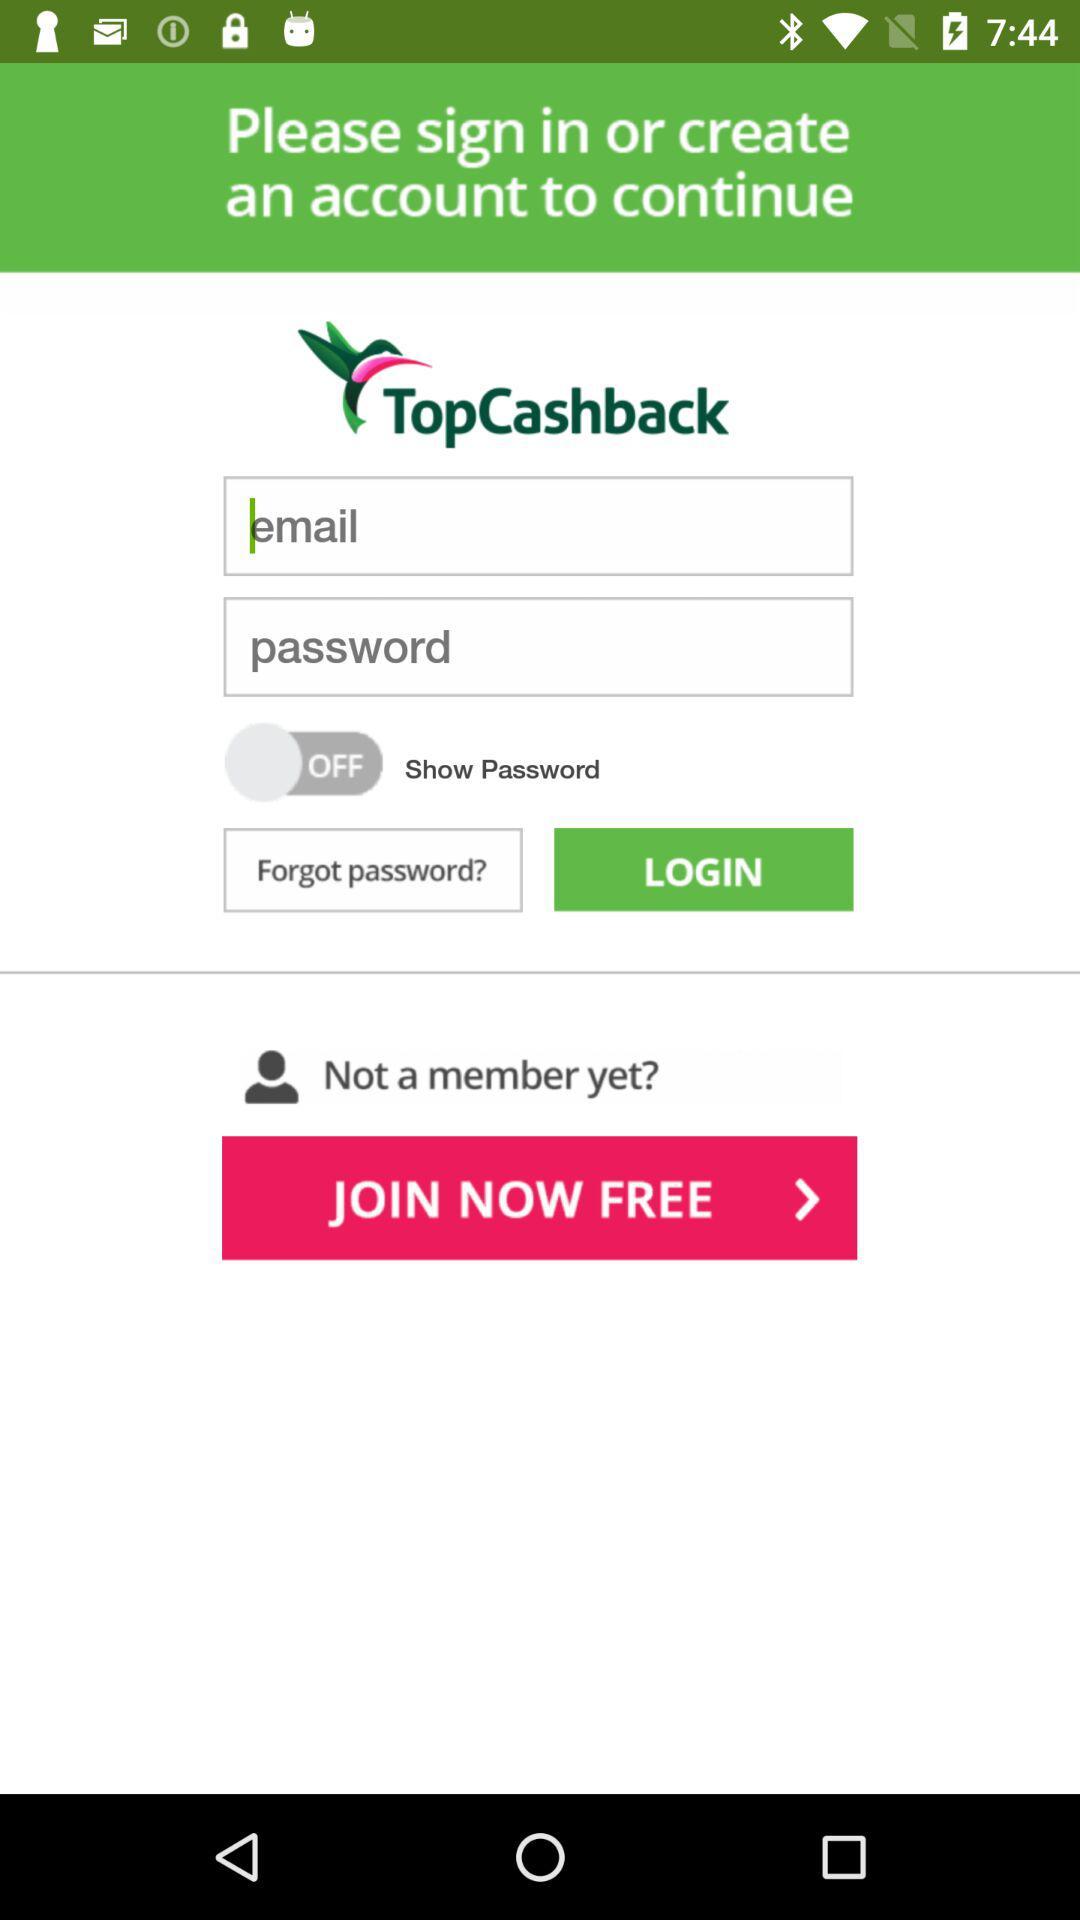 This screenshot has height=1920, width=1080. I want to click on turn show password on or off, so click(303, 761).